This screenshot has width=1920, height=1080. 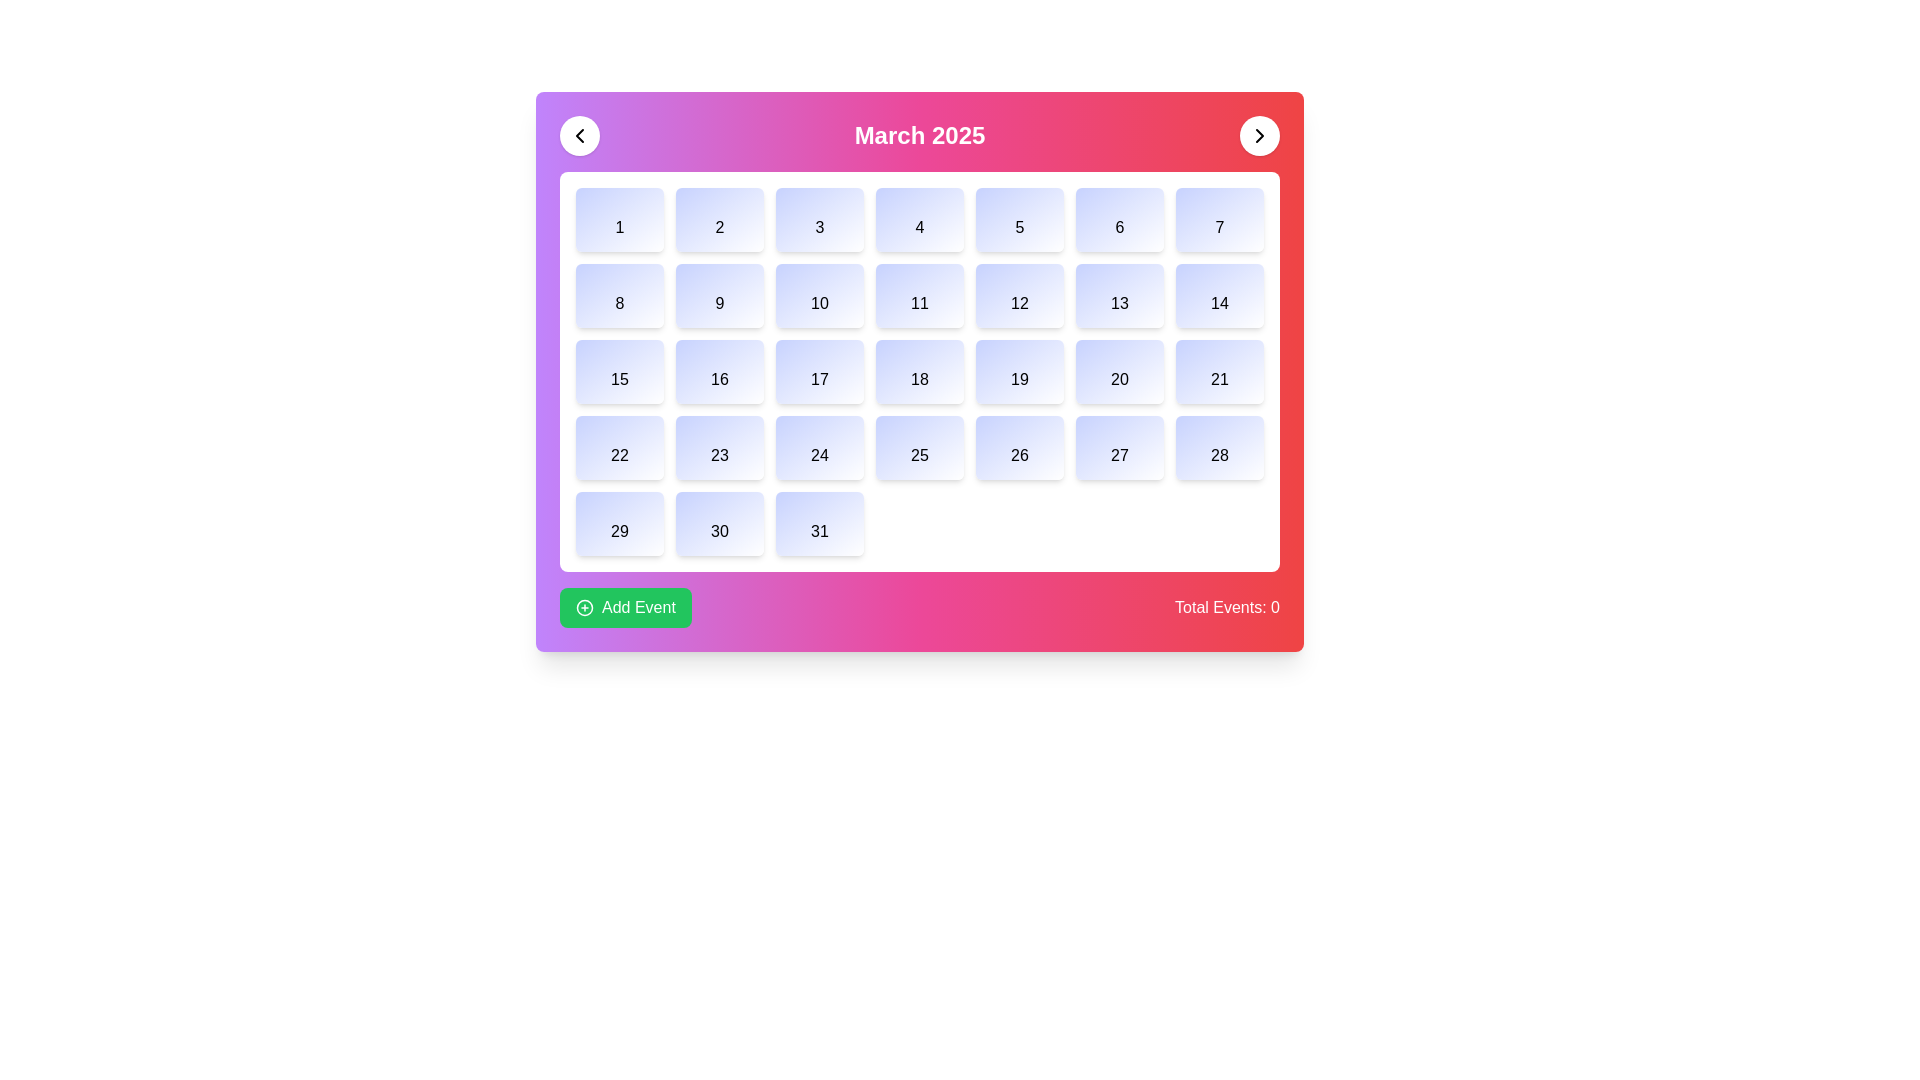 I want to click on the calendar date cell displaying the number '6' in bold black text, so click(x=1118, y=219).